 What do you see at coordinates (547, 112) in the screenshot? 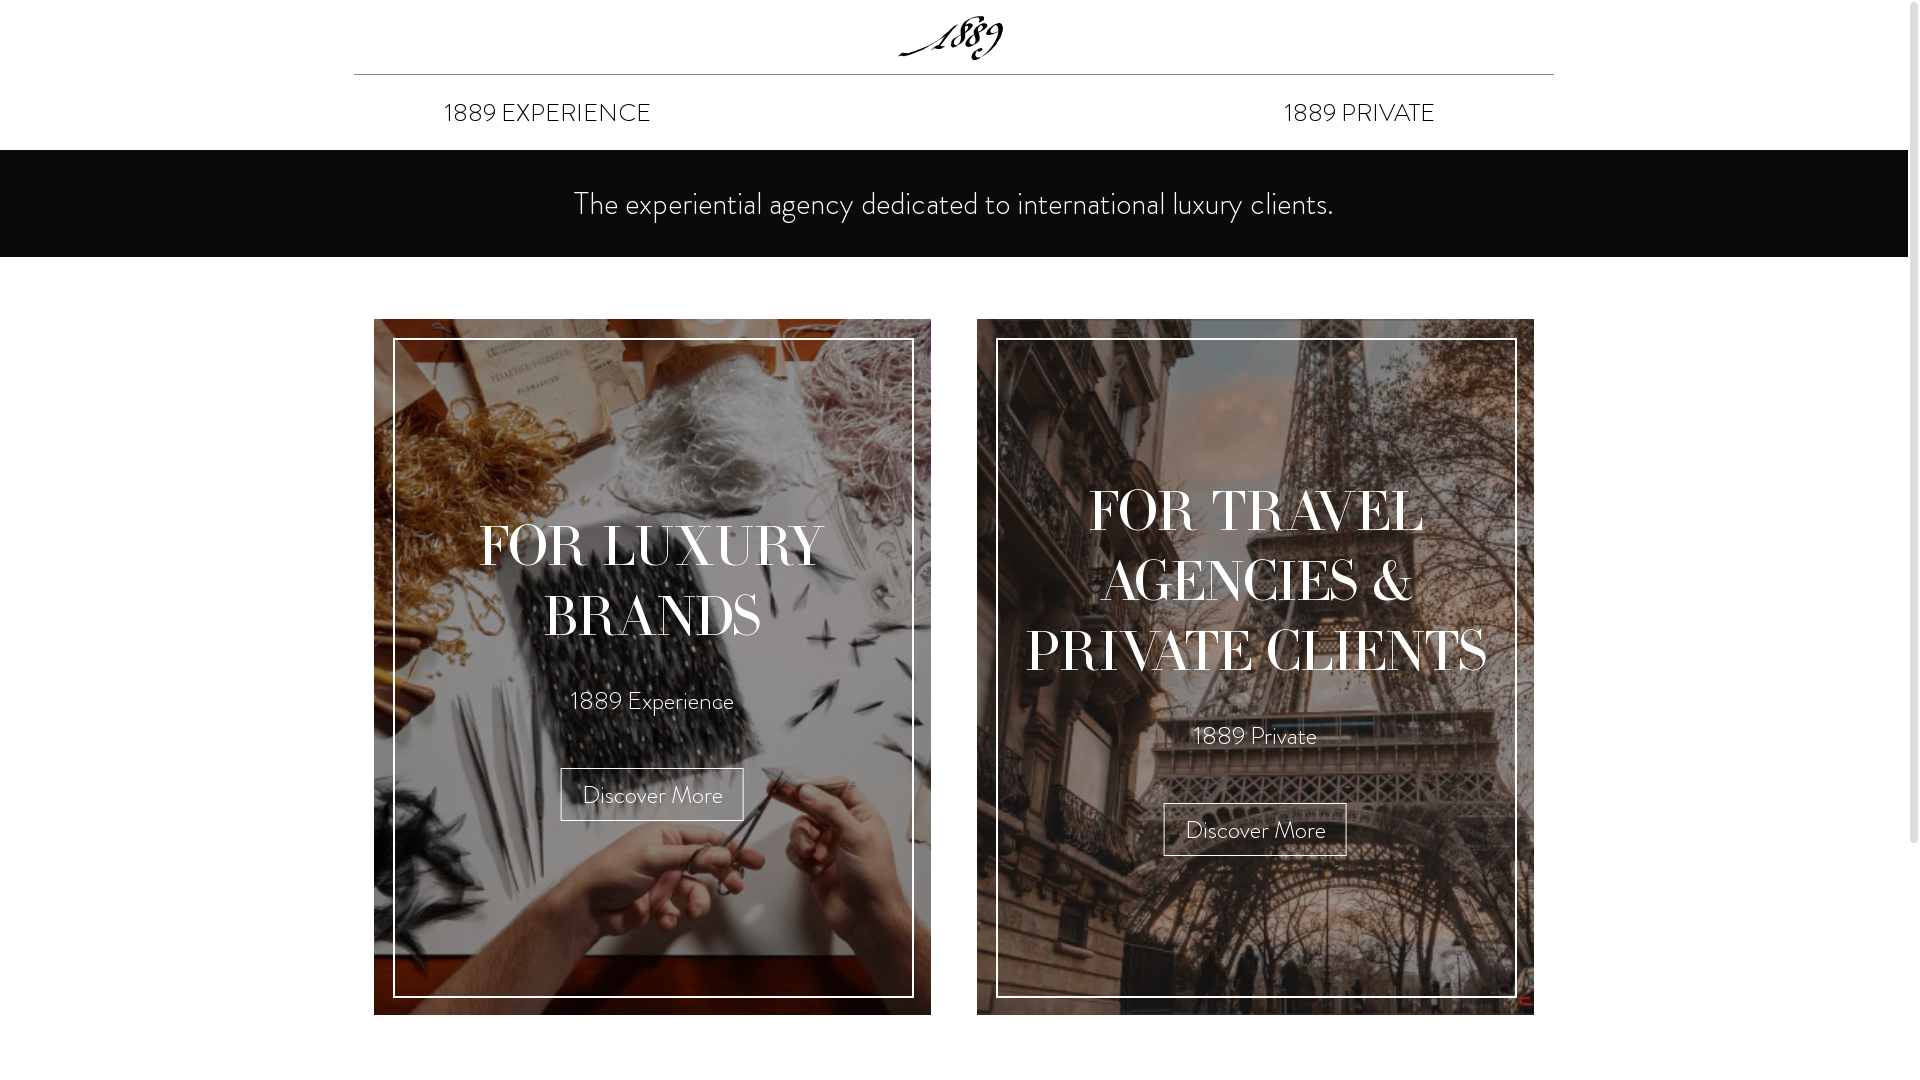
I see `'1889 EXPERIENCE'` at bounding box center [547, 112].